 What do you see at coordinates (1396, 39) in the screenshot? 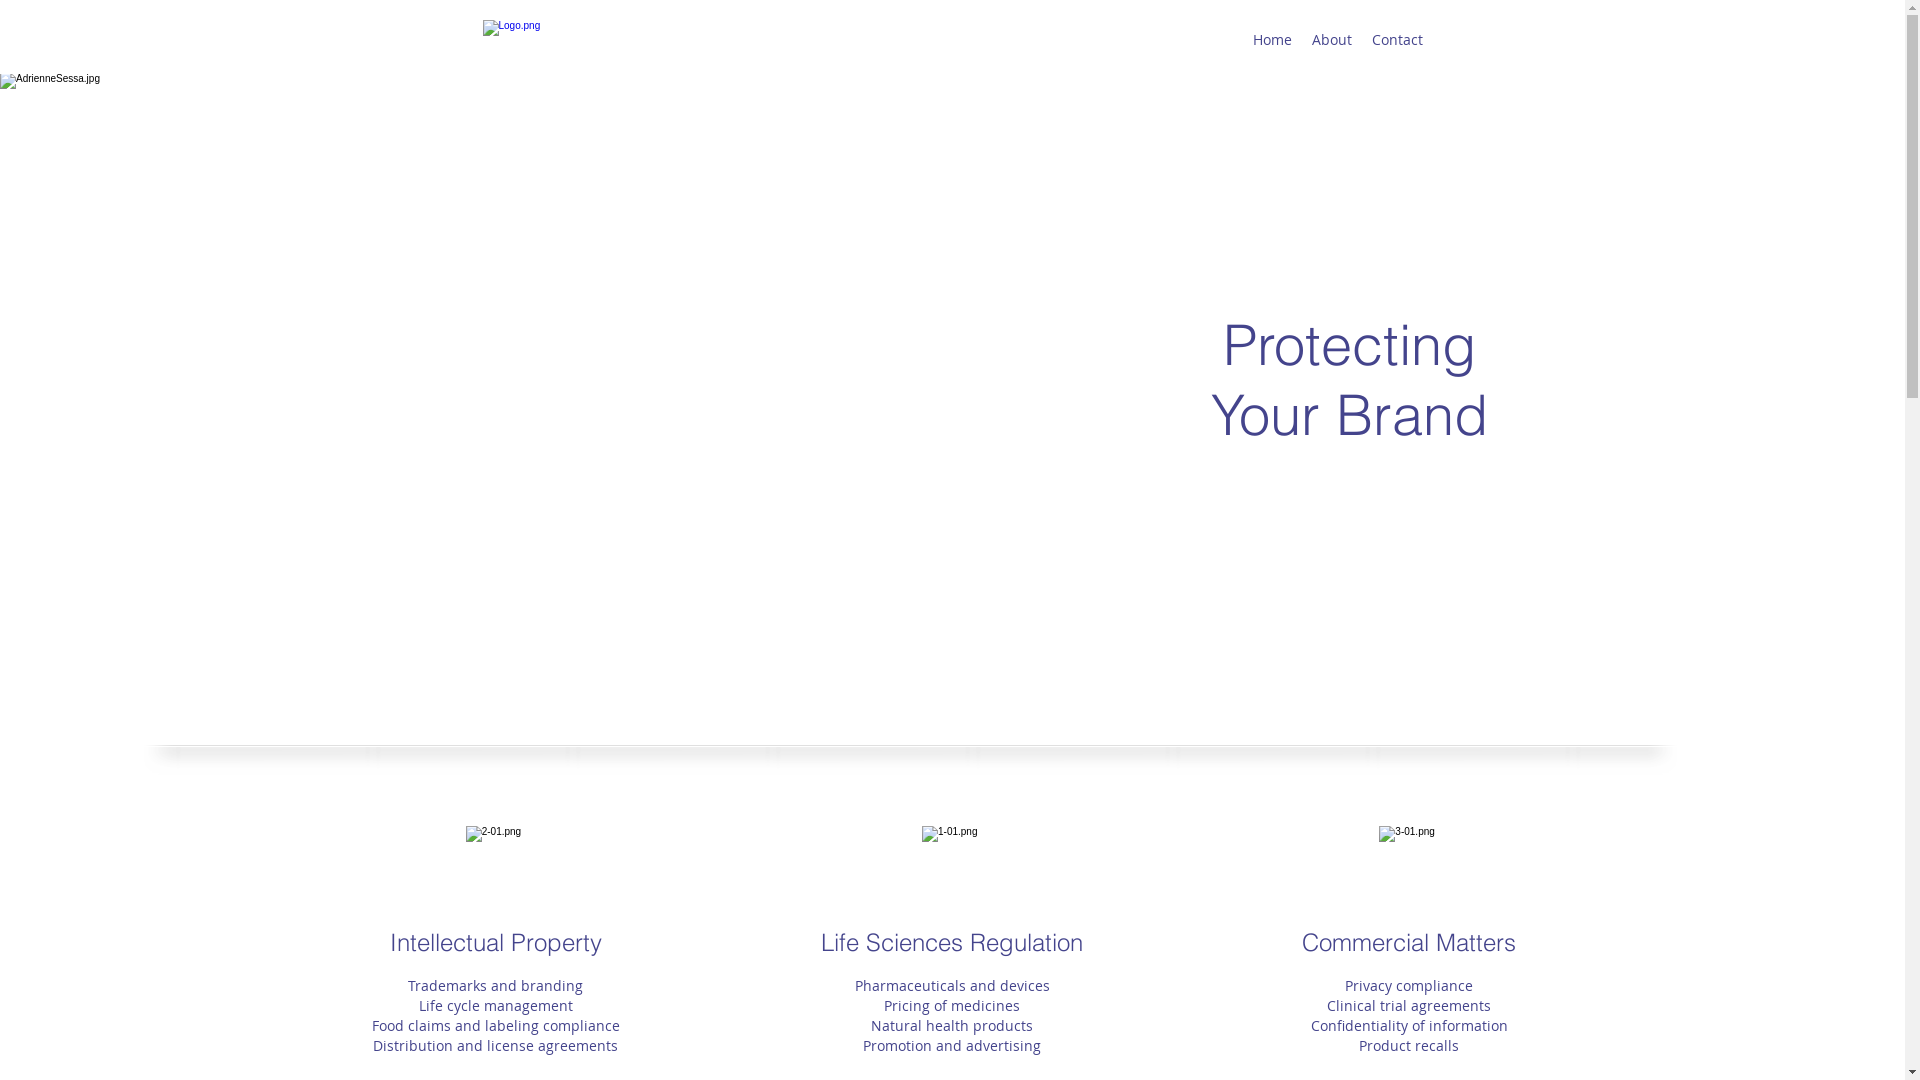
I see `'Contact'` at bounding box center [1396, 39].